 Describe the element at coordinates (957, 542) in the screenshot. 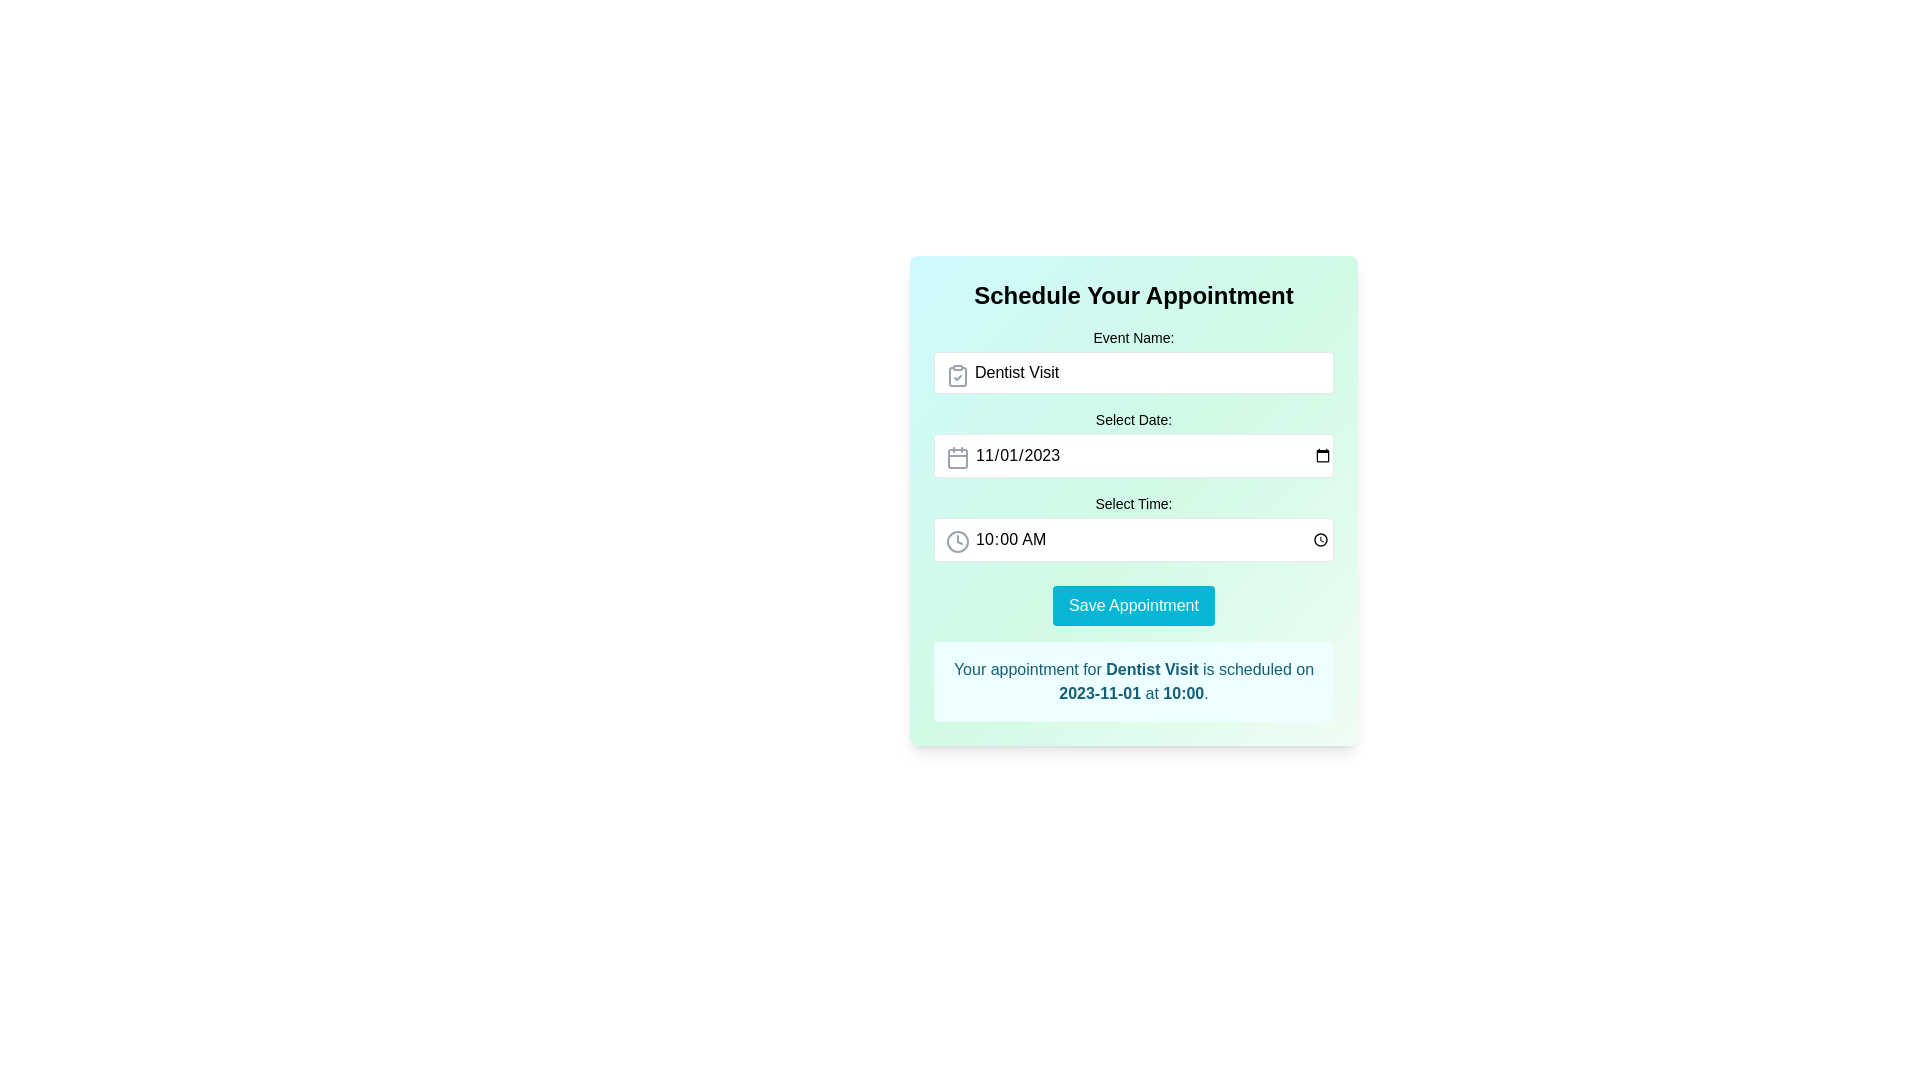

I see `the outer circle of the clock icon, which visually represents the clock functionality and is located adjacent to the time setting text input` at that location.